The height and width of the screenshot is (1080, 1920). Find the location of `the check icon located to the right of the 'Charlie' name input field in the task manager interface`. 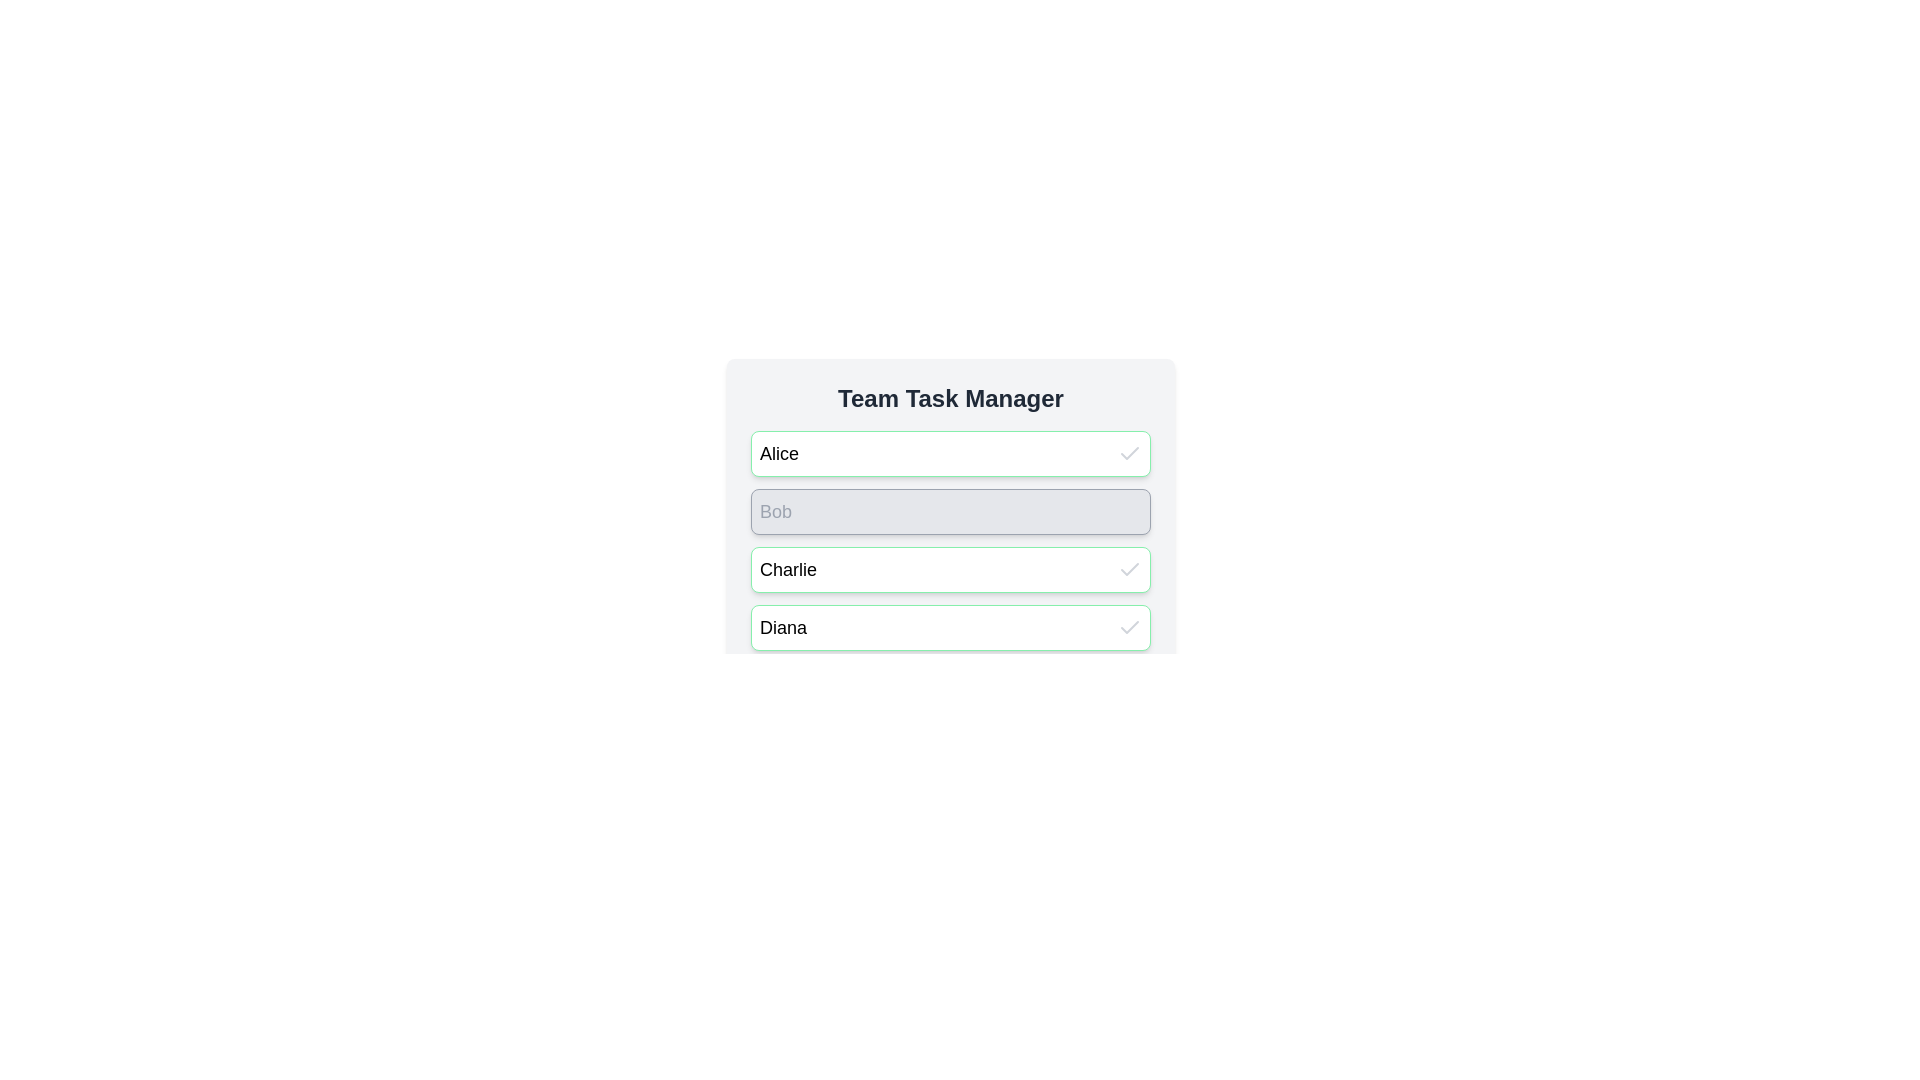

the check icon located to the right of the 'Charlie' name input field in the task manager interface is located at coordinates (1129, 569).